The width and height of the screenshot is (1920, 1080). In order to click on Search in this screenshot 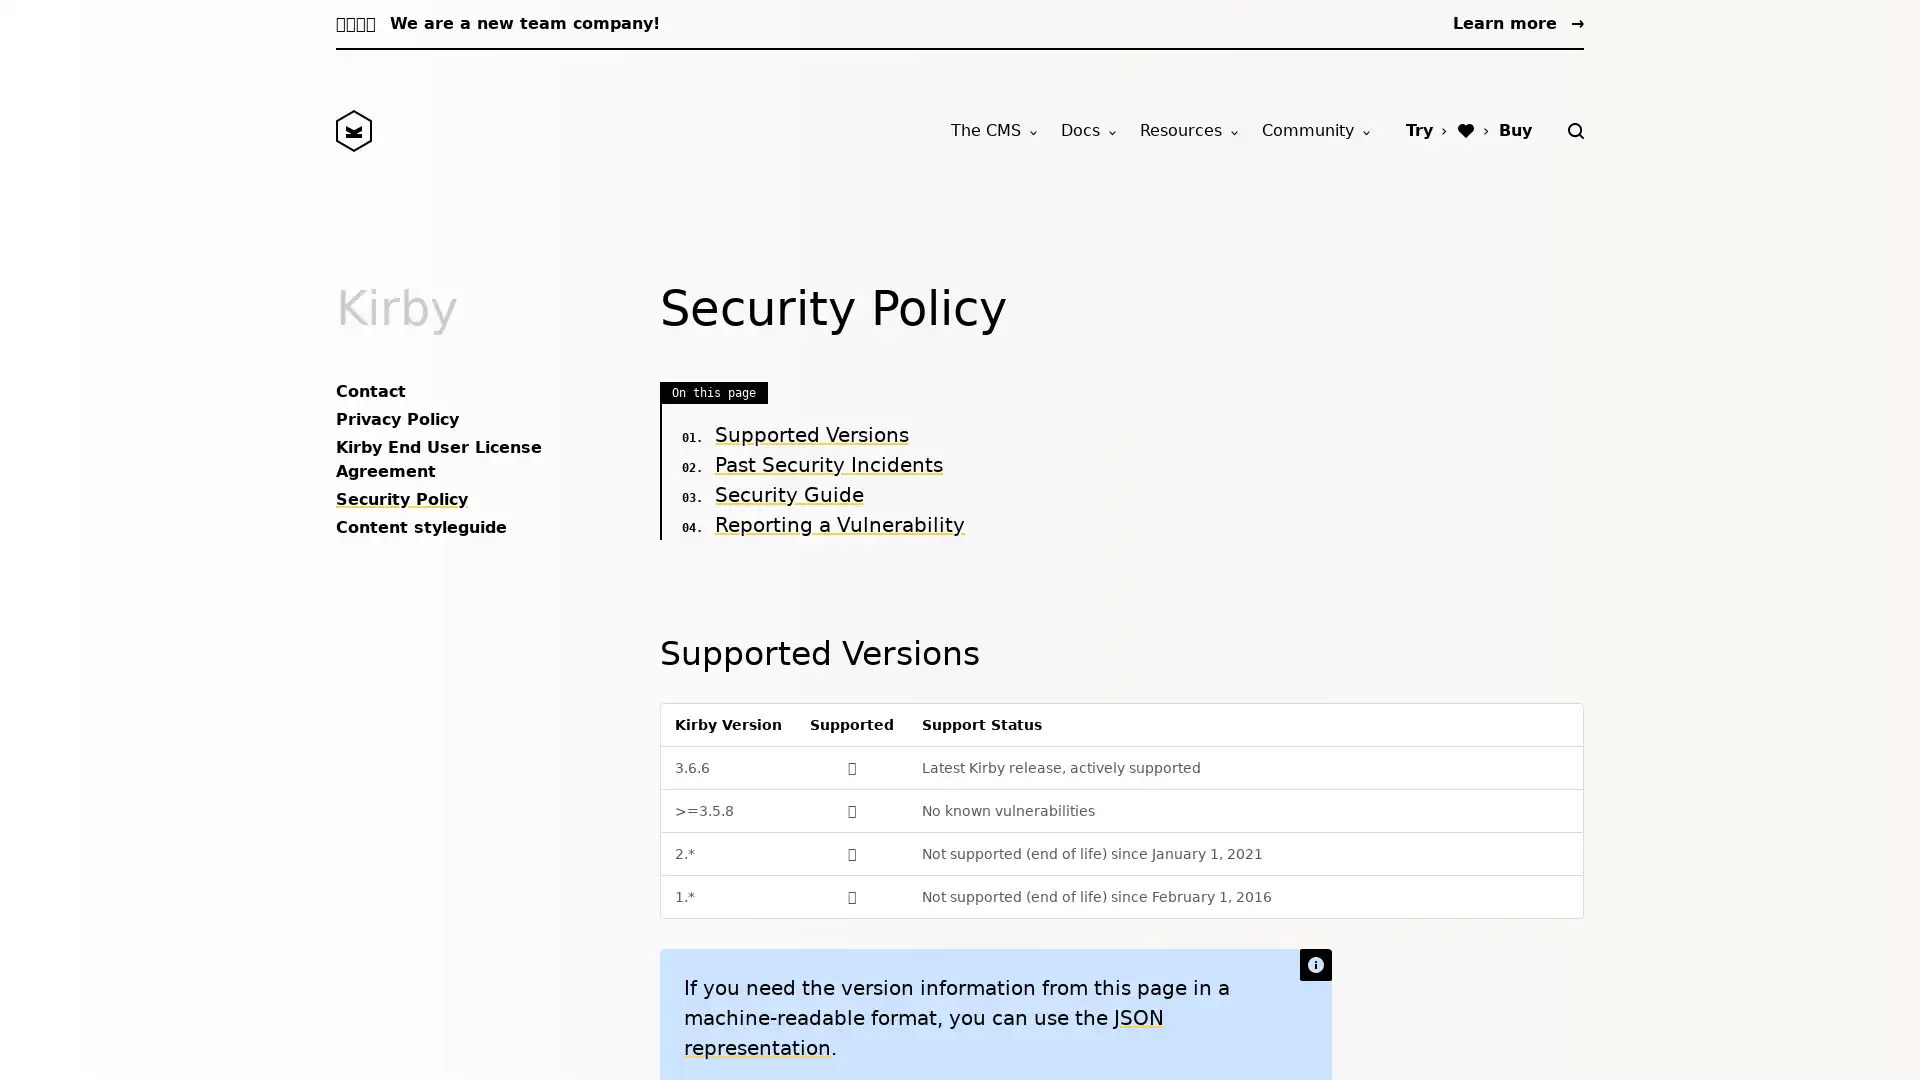, I will do `click(1574, 131)`.